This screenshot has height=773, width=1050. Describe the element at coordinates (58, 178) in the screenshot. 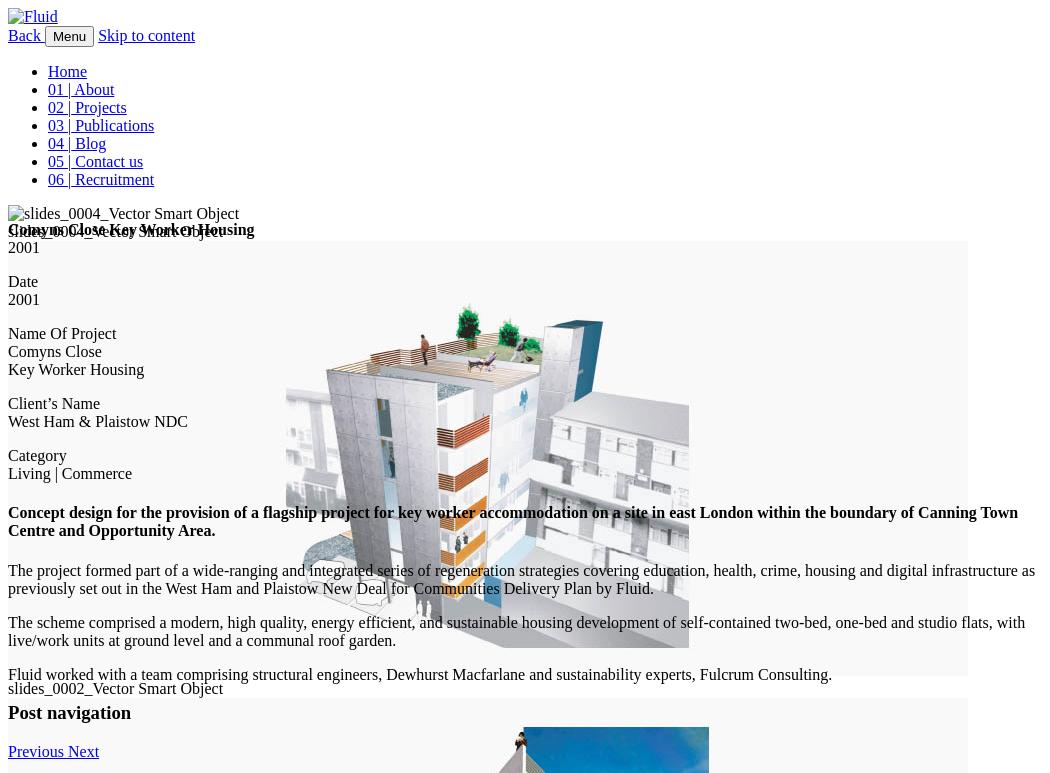

I see `'06 |'` at that location.